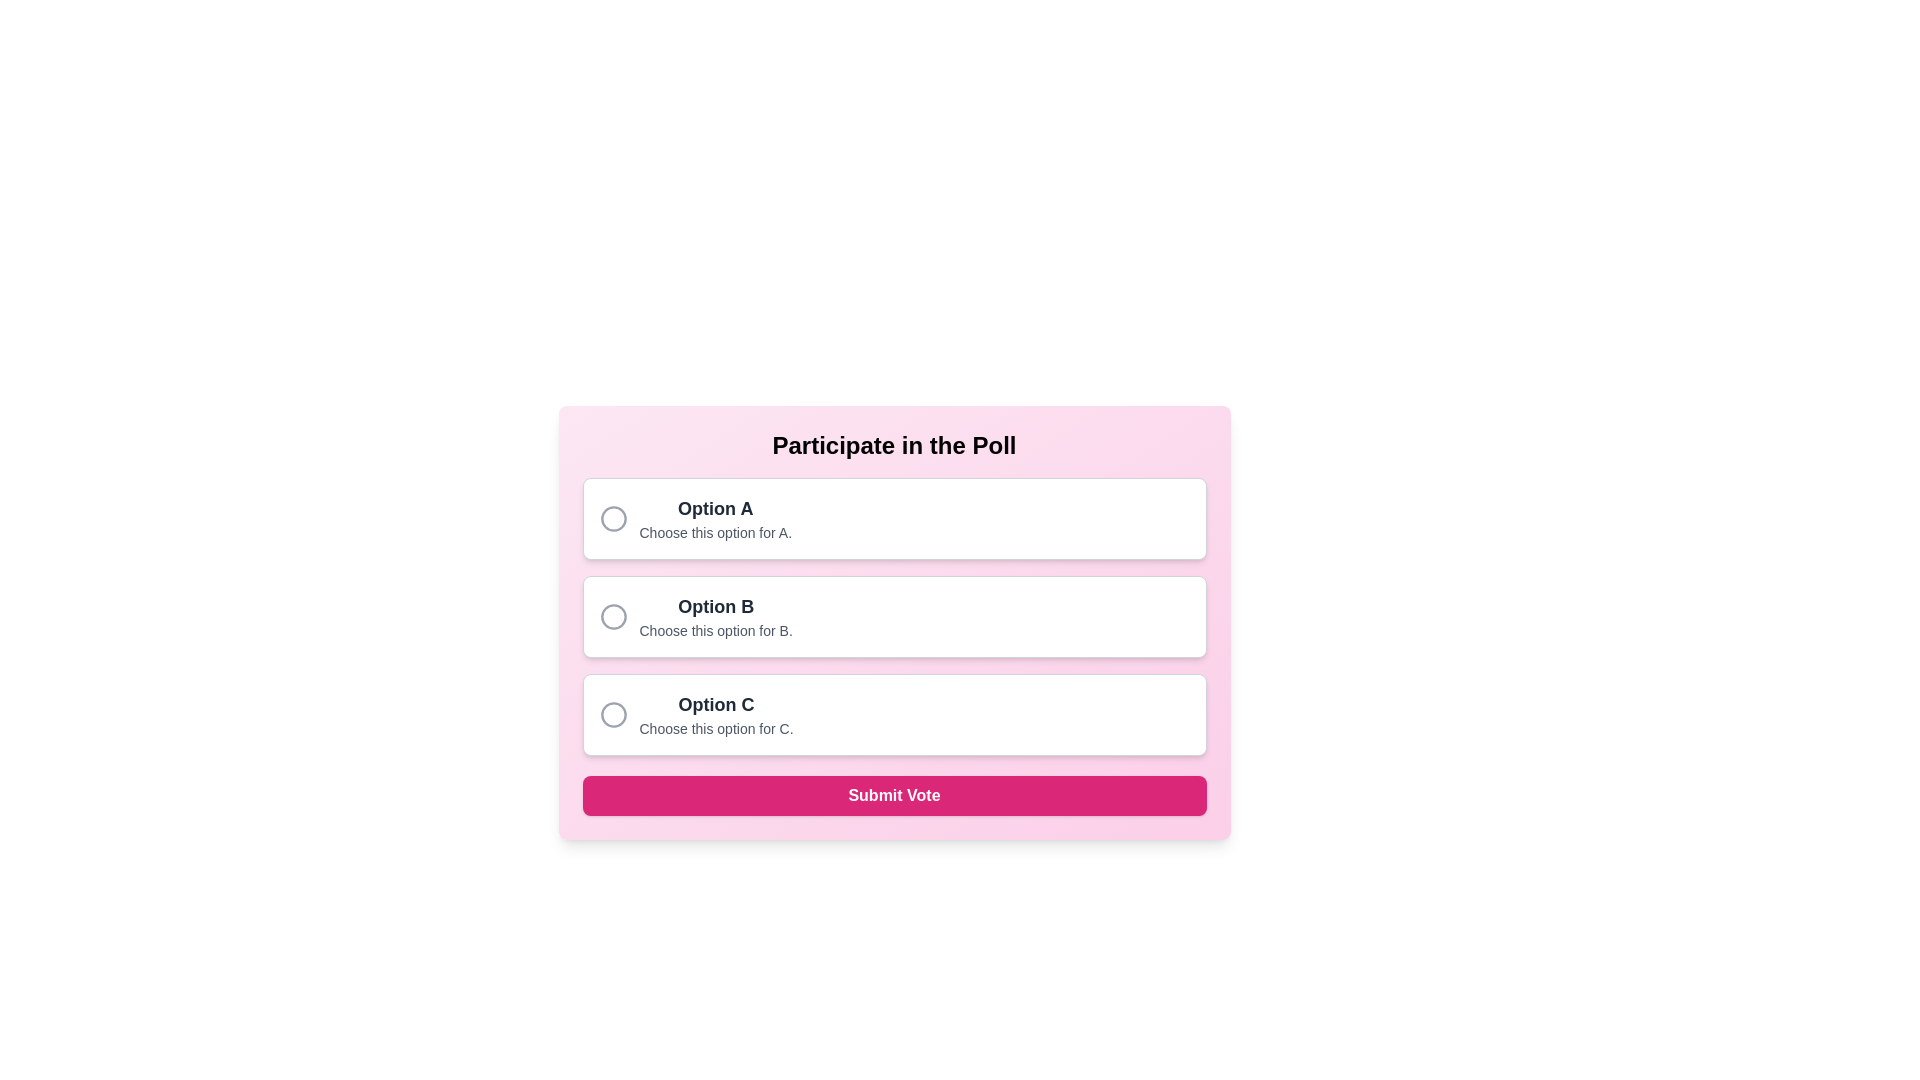  Describe the element at coordinates (716, 729) in the screenshot. I see `the descriptive text element located below the title 'Option C' in the vertical list of options` at that location.